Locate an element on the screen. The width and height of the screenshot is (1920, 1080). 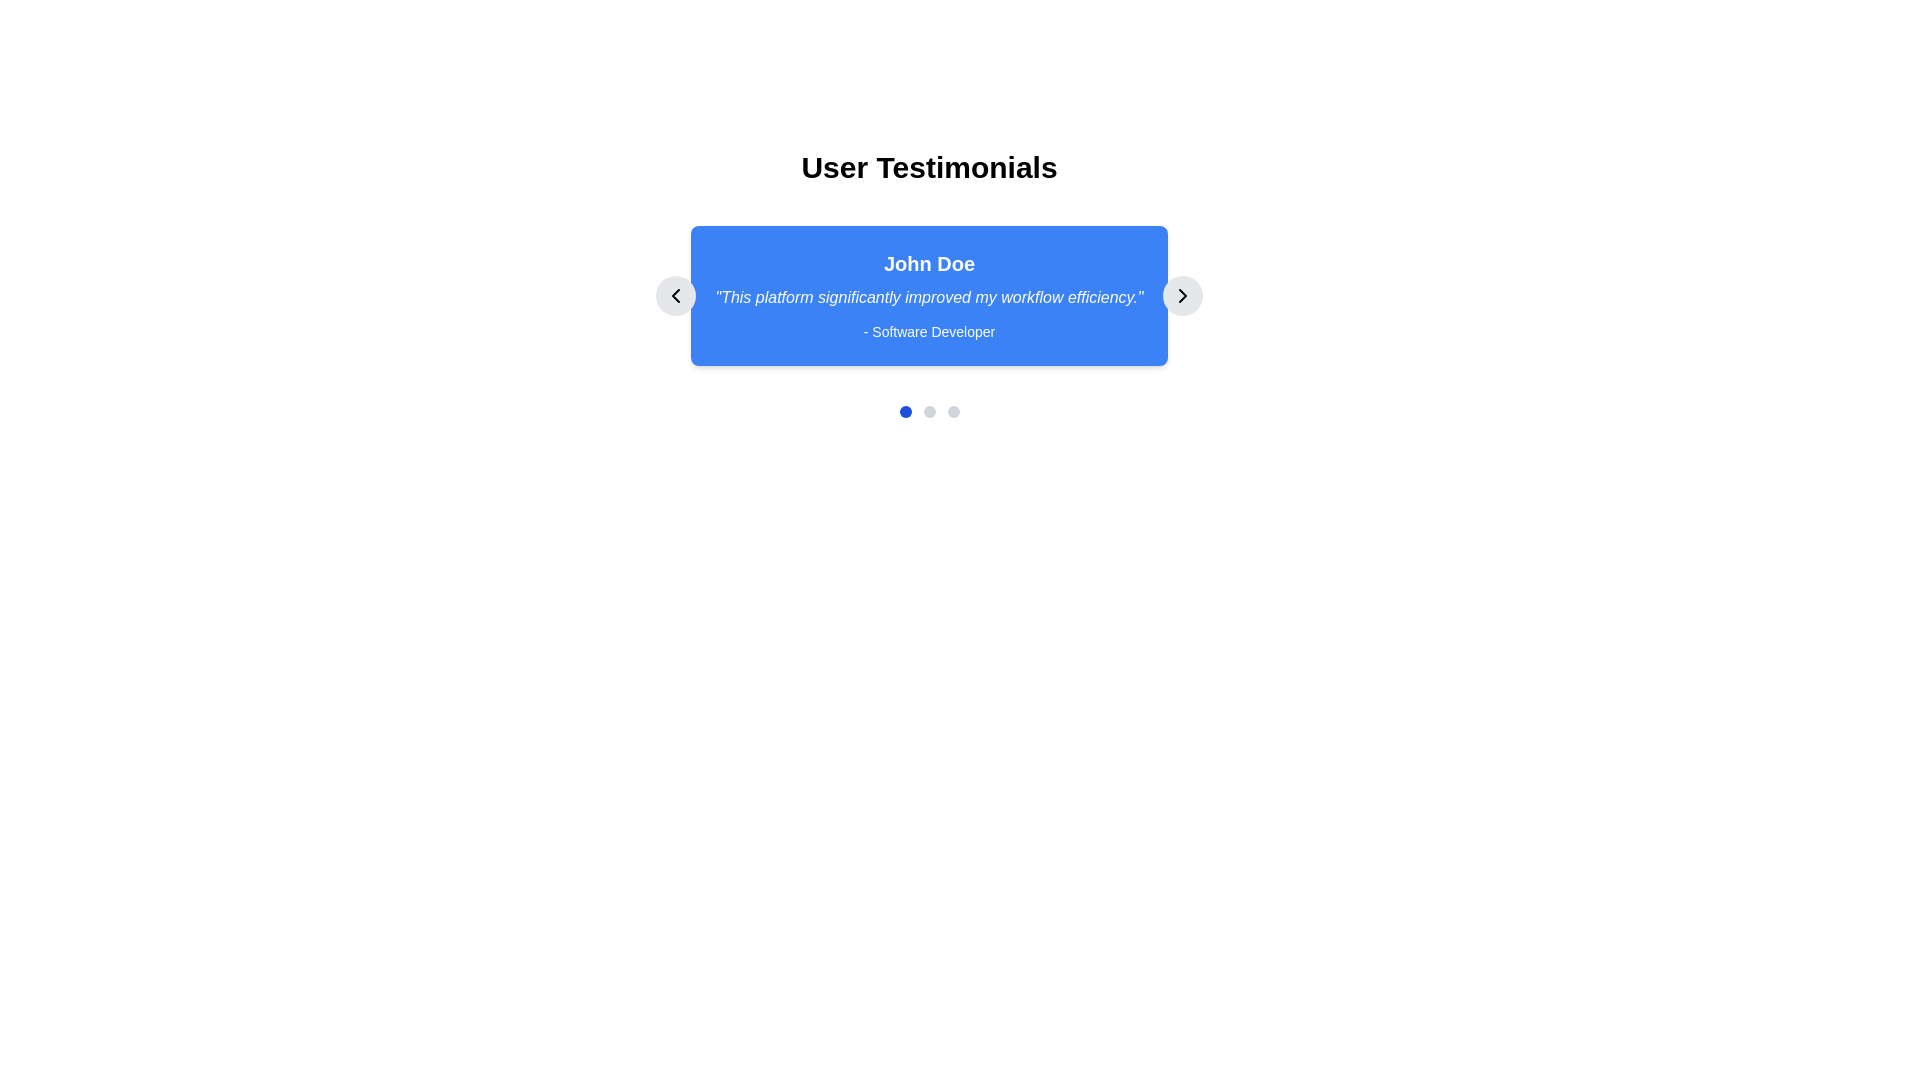
the text label that reads '- Software Developer', which is centrally aligned within a blue background section at the bottom of a testimonial card is located at coordinates (928, 330).